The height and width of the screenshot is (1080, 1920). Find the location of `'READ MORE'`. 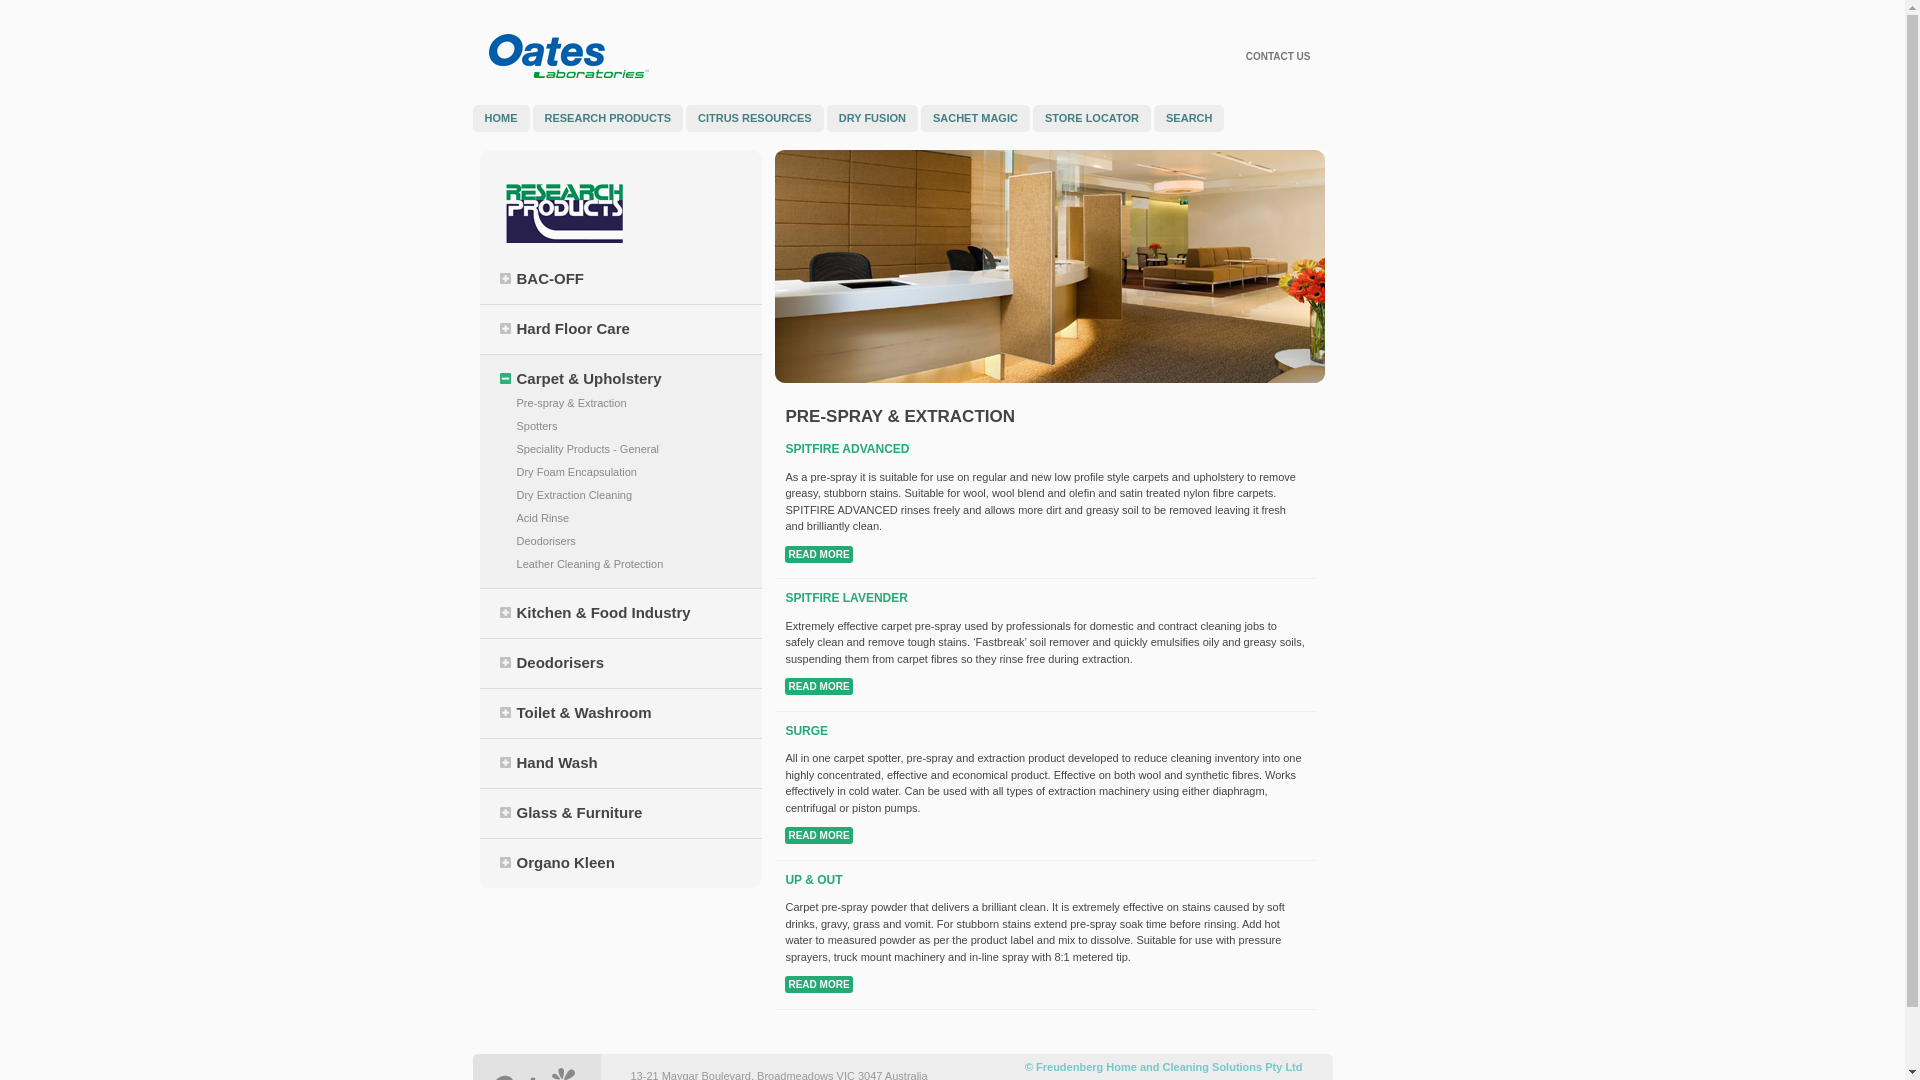

'READ MORE' is located at coordinates (818, 835).